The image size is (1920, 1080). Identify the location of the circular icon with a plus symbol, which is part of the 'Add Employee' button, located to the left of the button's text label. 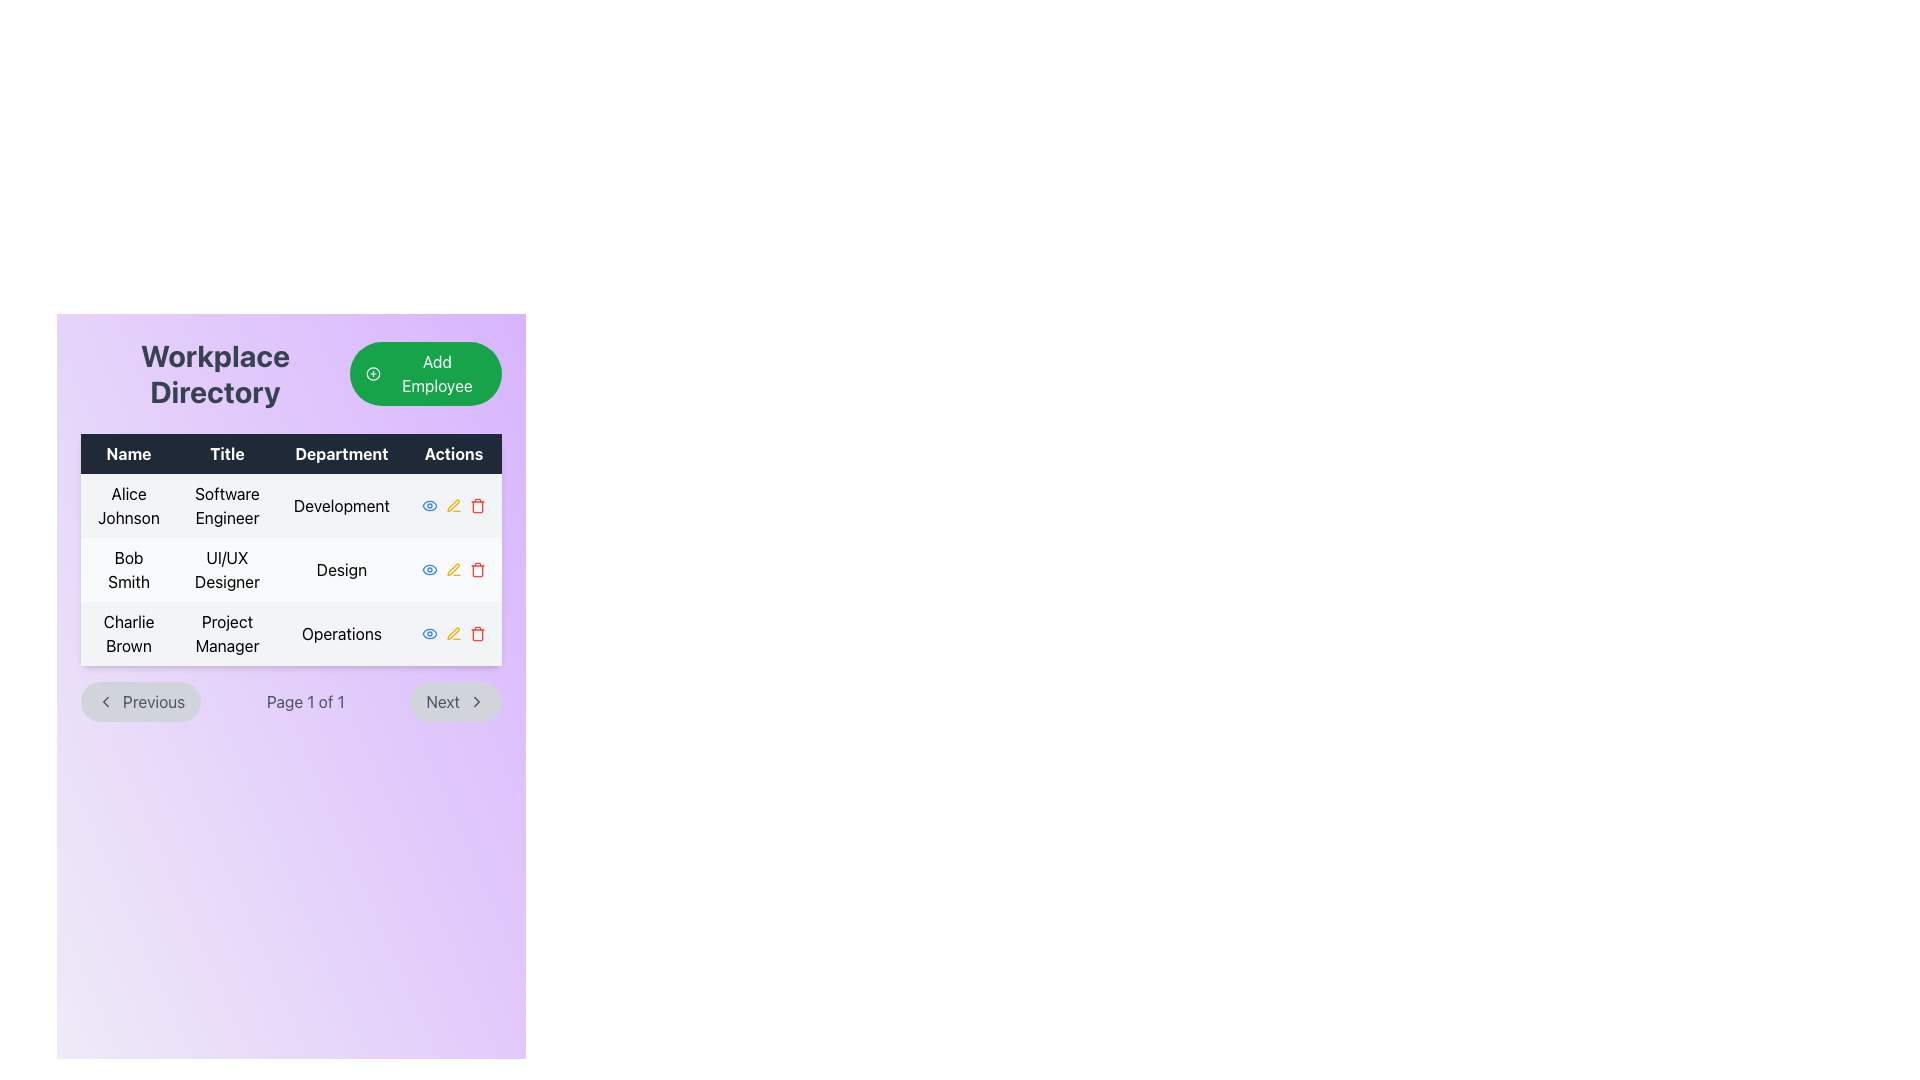
(373, 374).